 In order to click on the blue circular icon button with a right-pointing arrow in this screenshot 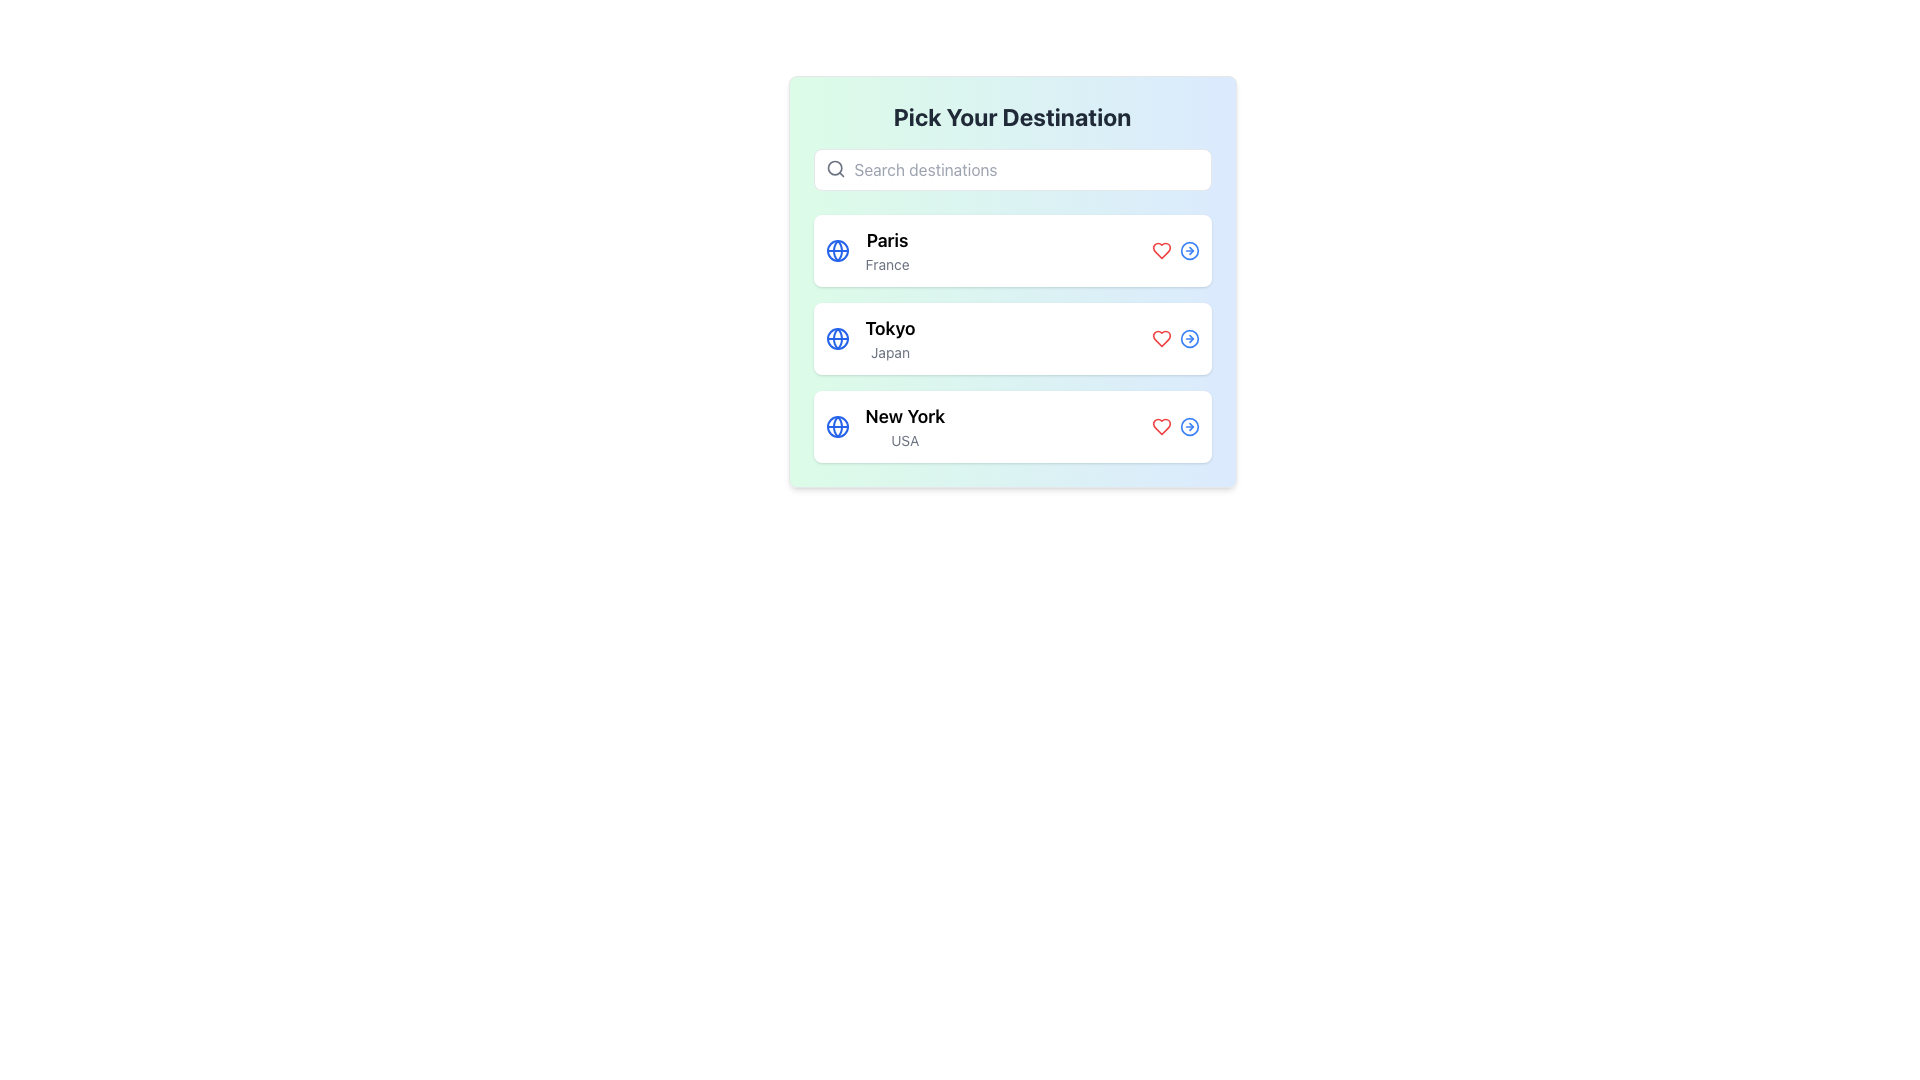, I will do `click(1189, 249)`.